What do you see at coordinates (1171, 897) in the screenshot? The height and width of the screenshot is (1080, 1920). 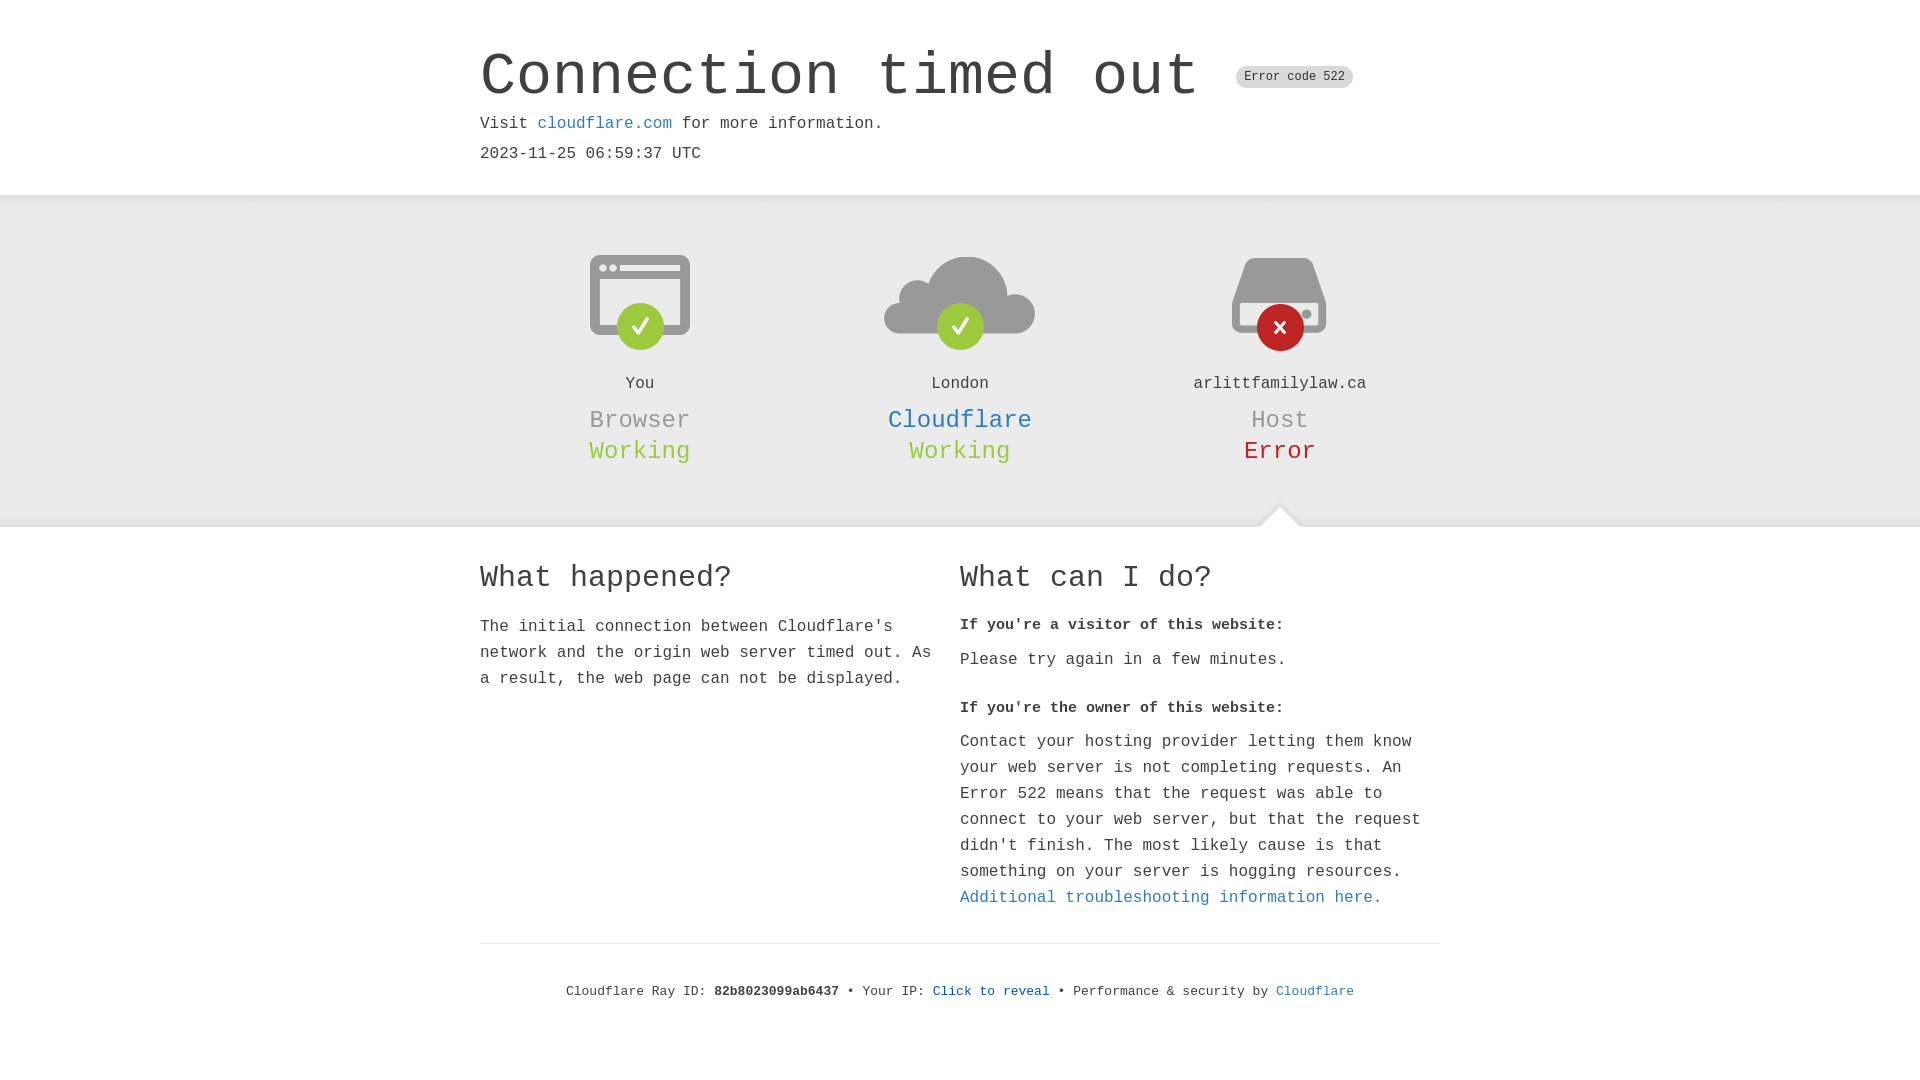 I see `'Additional troubleshooting information here.'` at bounding box center [1171, 897].